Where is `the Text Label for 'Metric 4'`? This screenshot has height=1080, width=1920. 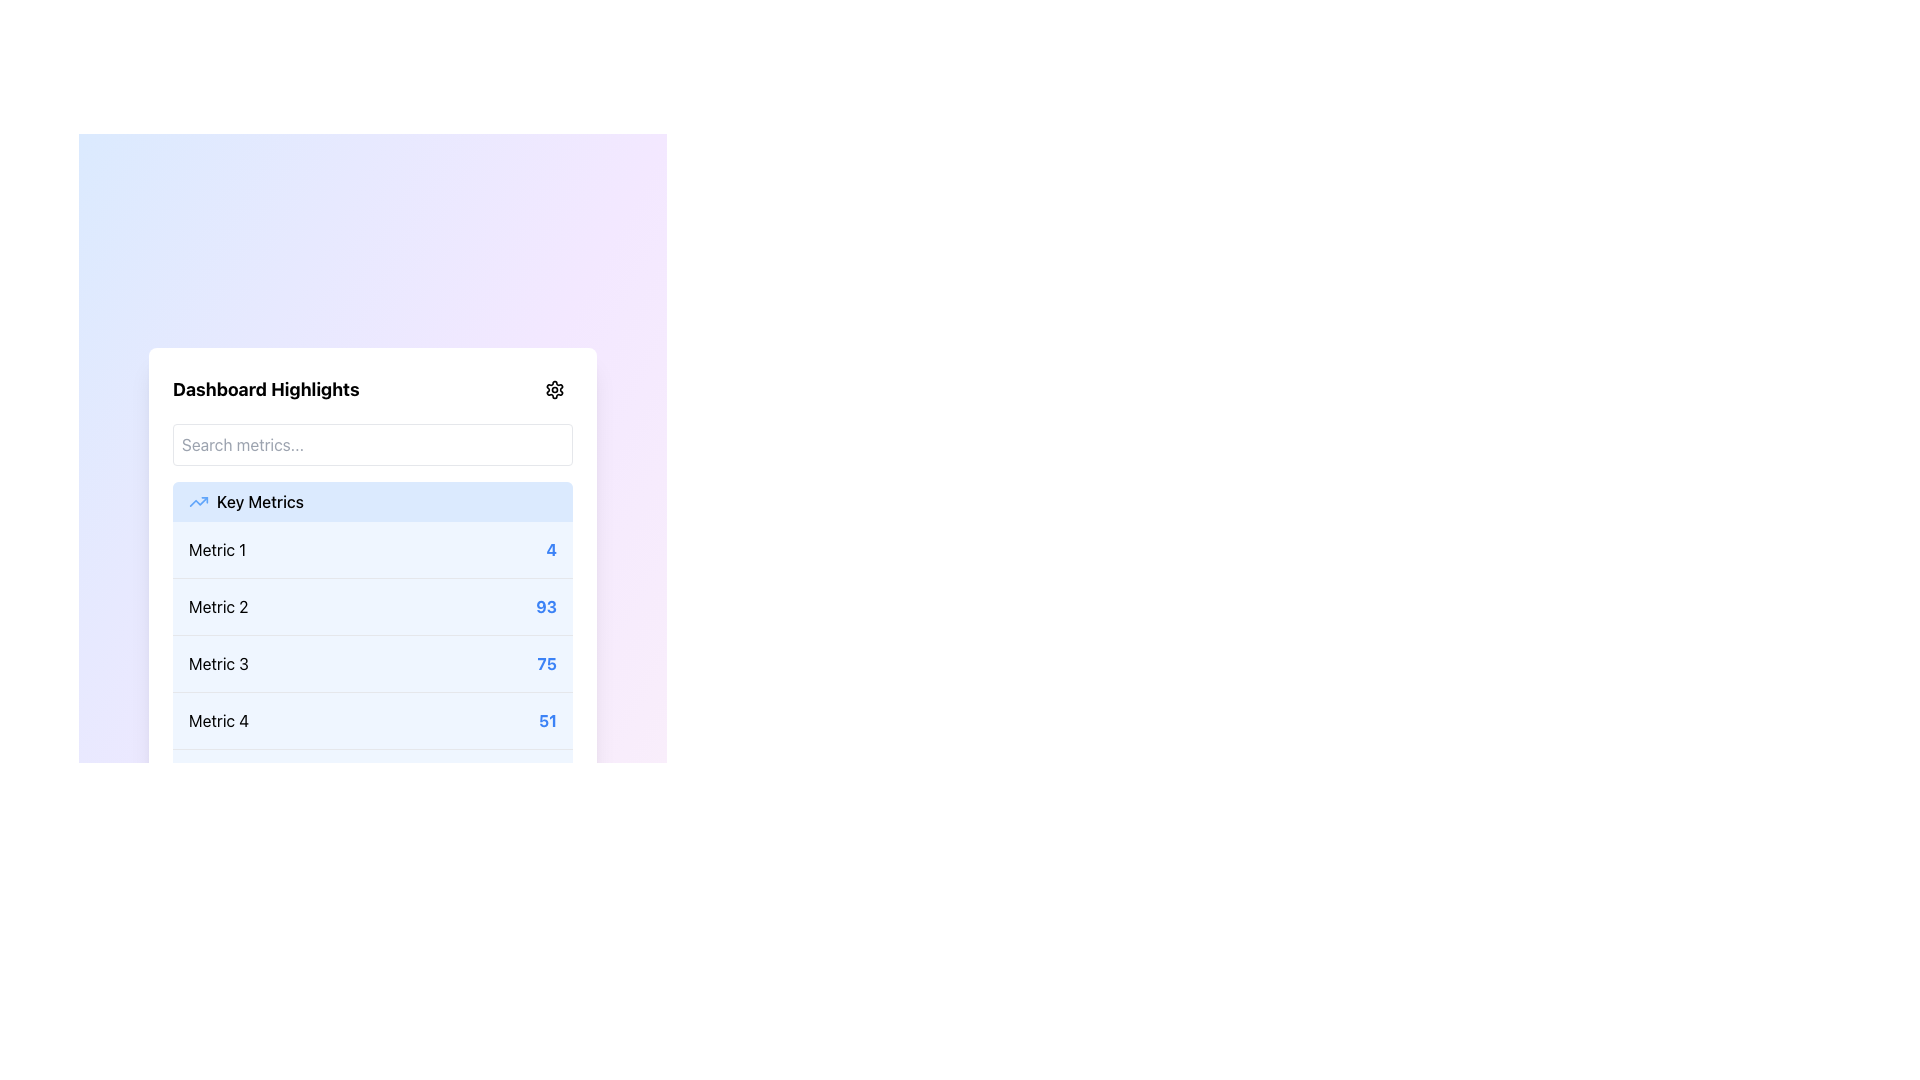 the Text Label for 'Metric 4' is located at coordinates (219, 721).